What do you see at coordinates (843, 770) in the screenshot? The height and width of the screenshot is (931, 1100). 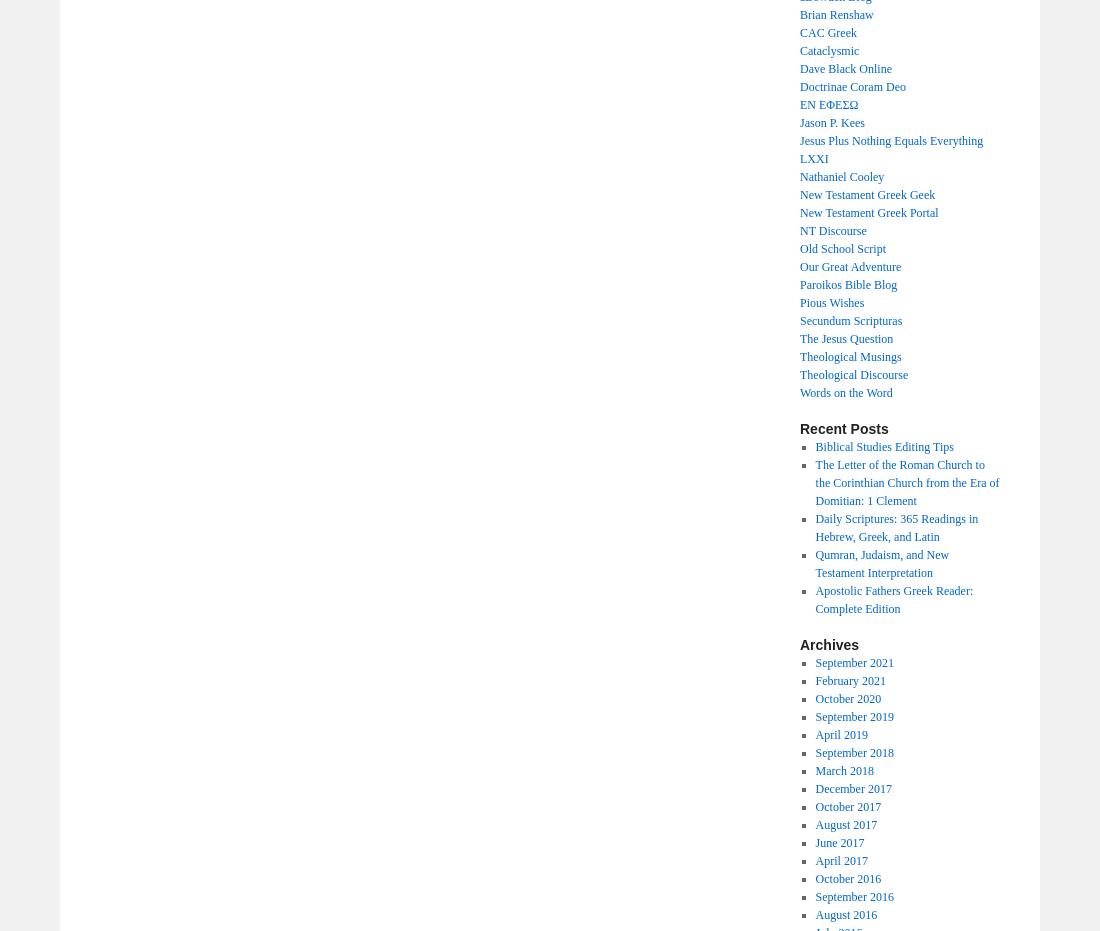 I see `'March 2018'` at bounding box center [843, 770].